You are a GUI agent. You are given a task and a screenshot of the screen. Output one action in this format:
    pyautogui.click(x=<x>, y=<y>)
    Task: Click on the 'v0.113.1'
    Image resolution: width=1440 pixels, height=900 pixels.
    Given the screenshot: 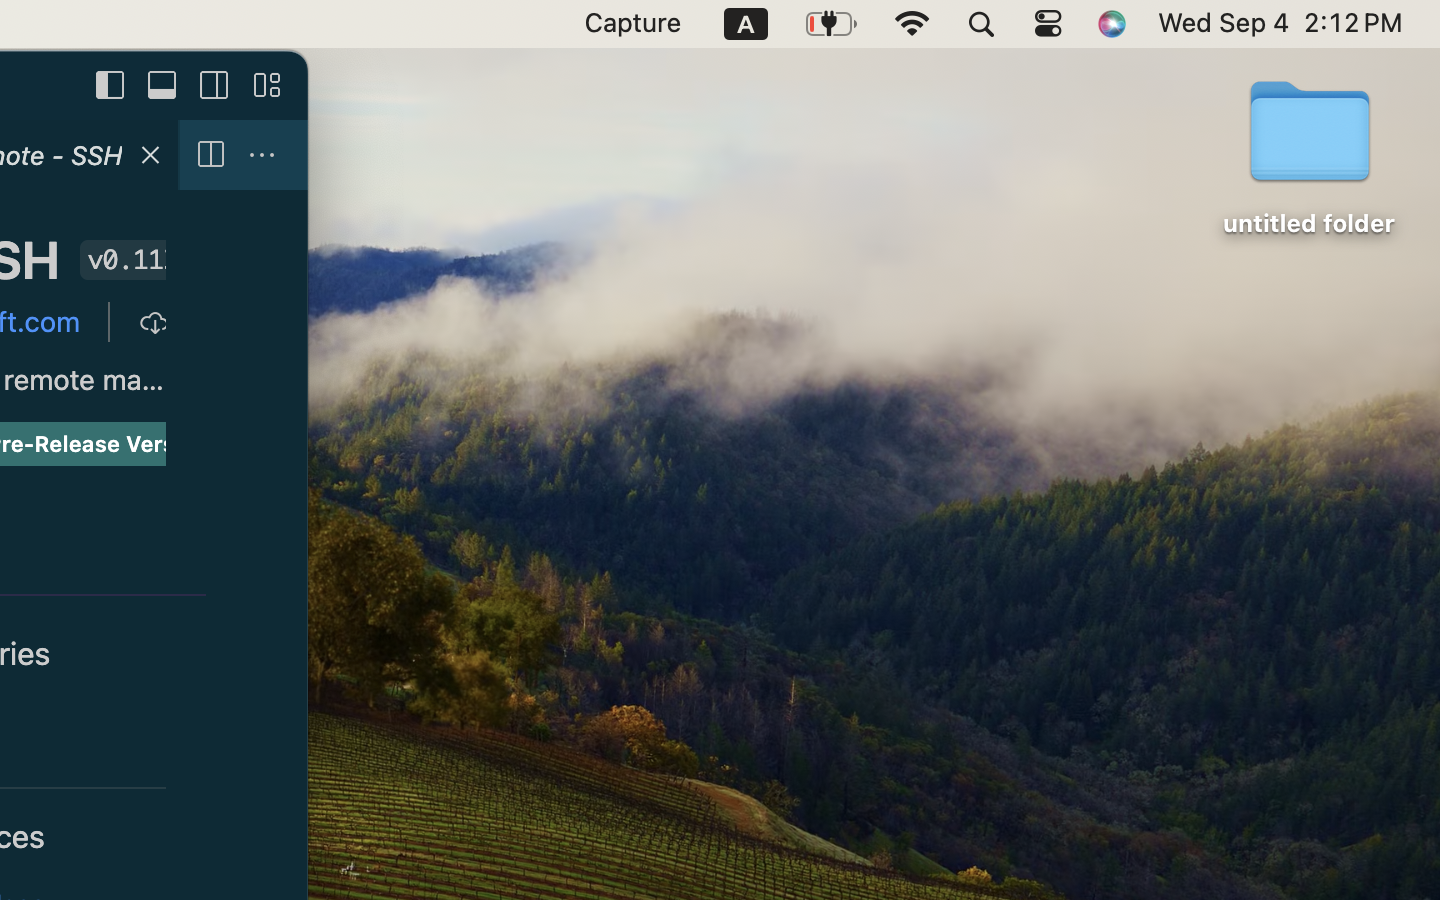 What is the action you would take?
    pyautogui.click(x=127, y=259)
    